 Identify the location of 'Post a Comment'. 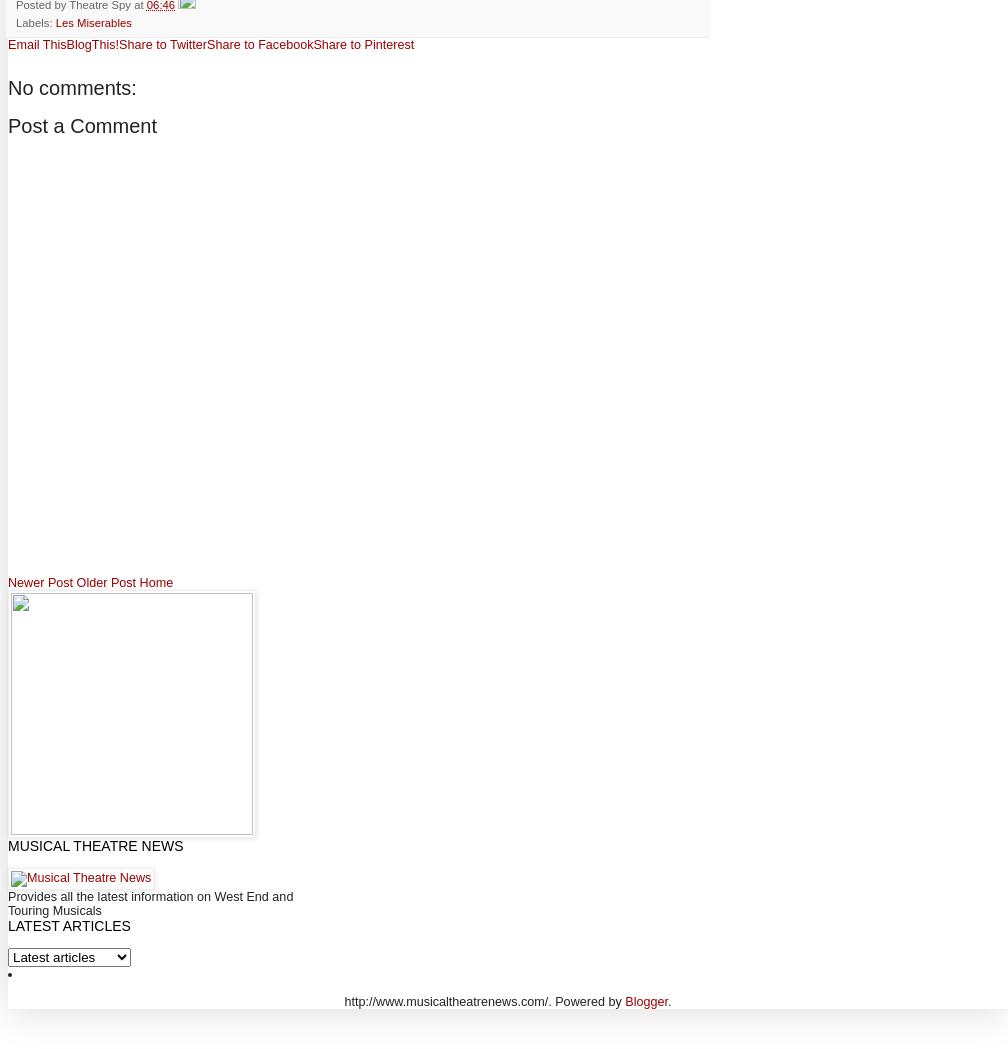
(81, 125).